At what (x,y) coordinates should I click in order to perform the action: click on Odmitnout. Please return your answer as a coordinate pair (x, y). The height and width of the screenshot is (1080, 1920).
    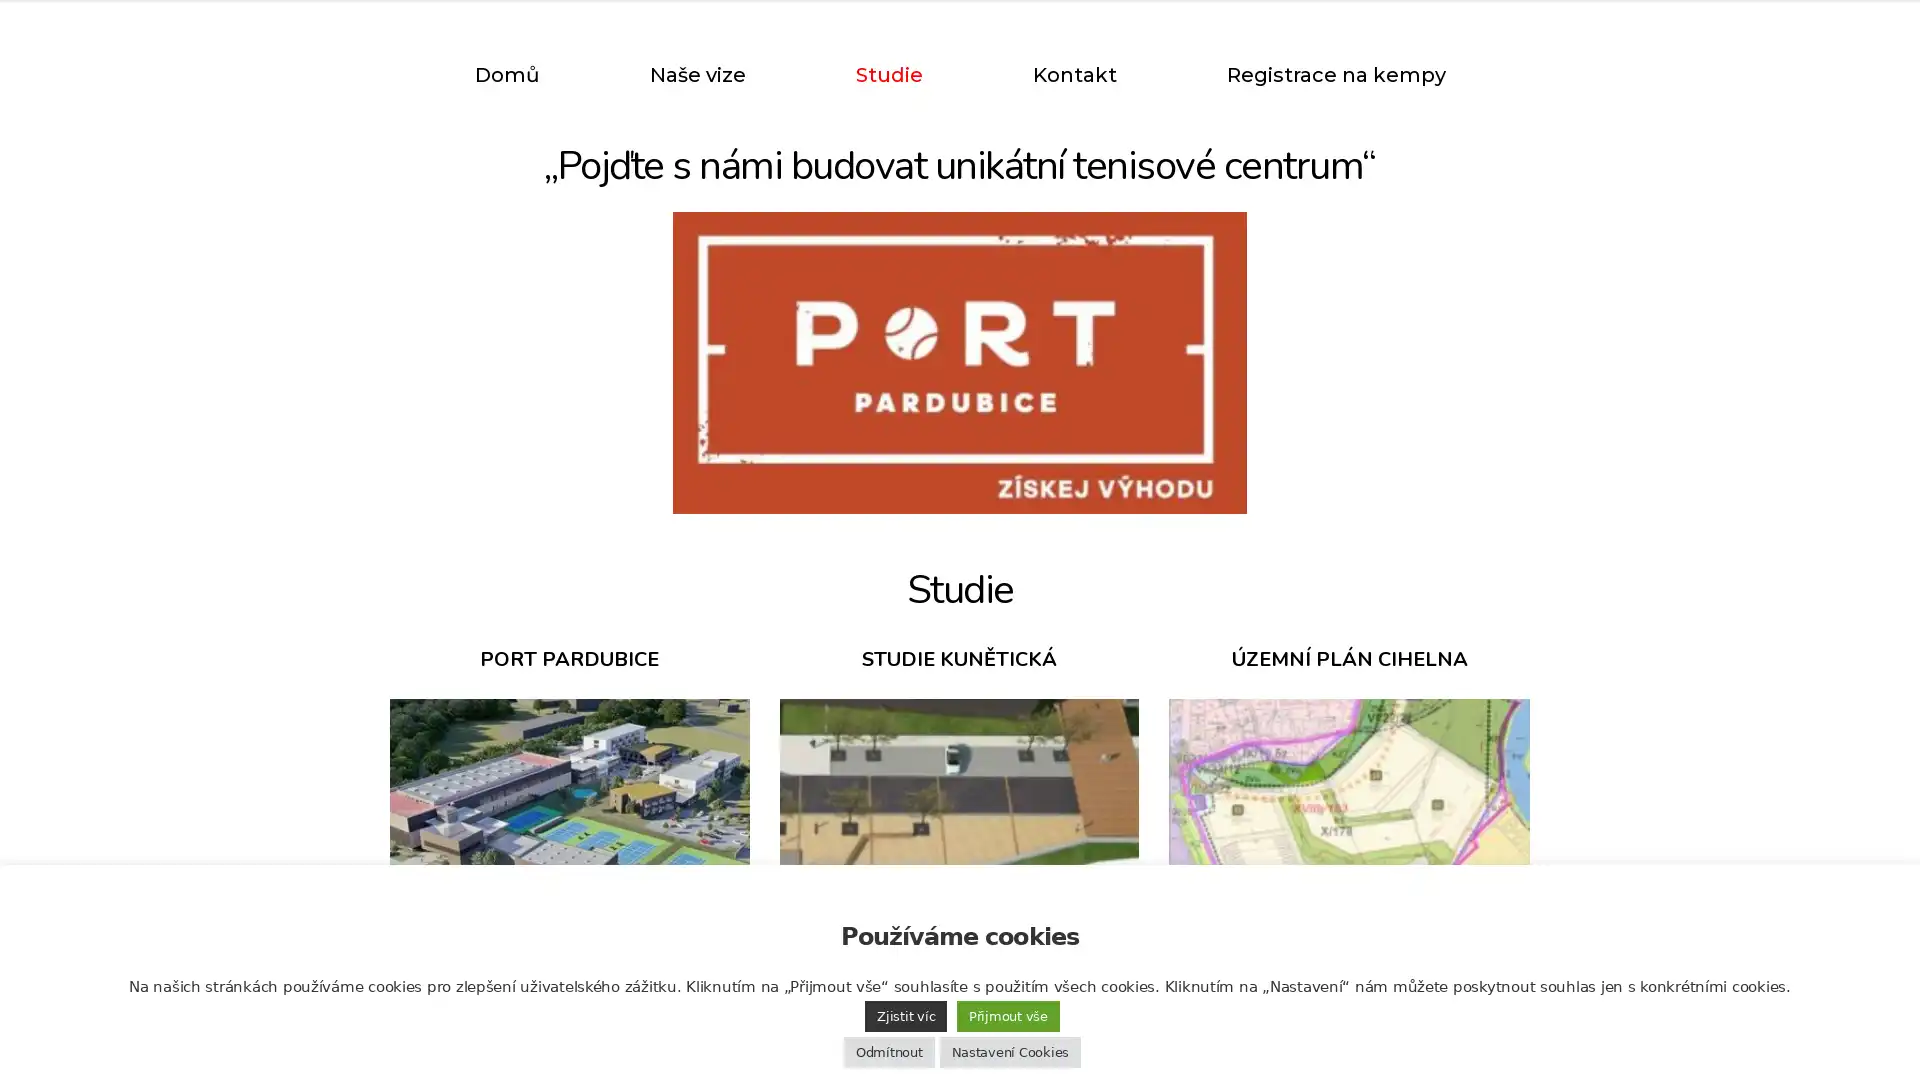
    Looking at the image, I should click on (887, 1051).